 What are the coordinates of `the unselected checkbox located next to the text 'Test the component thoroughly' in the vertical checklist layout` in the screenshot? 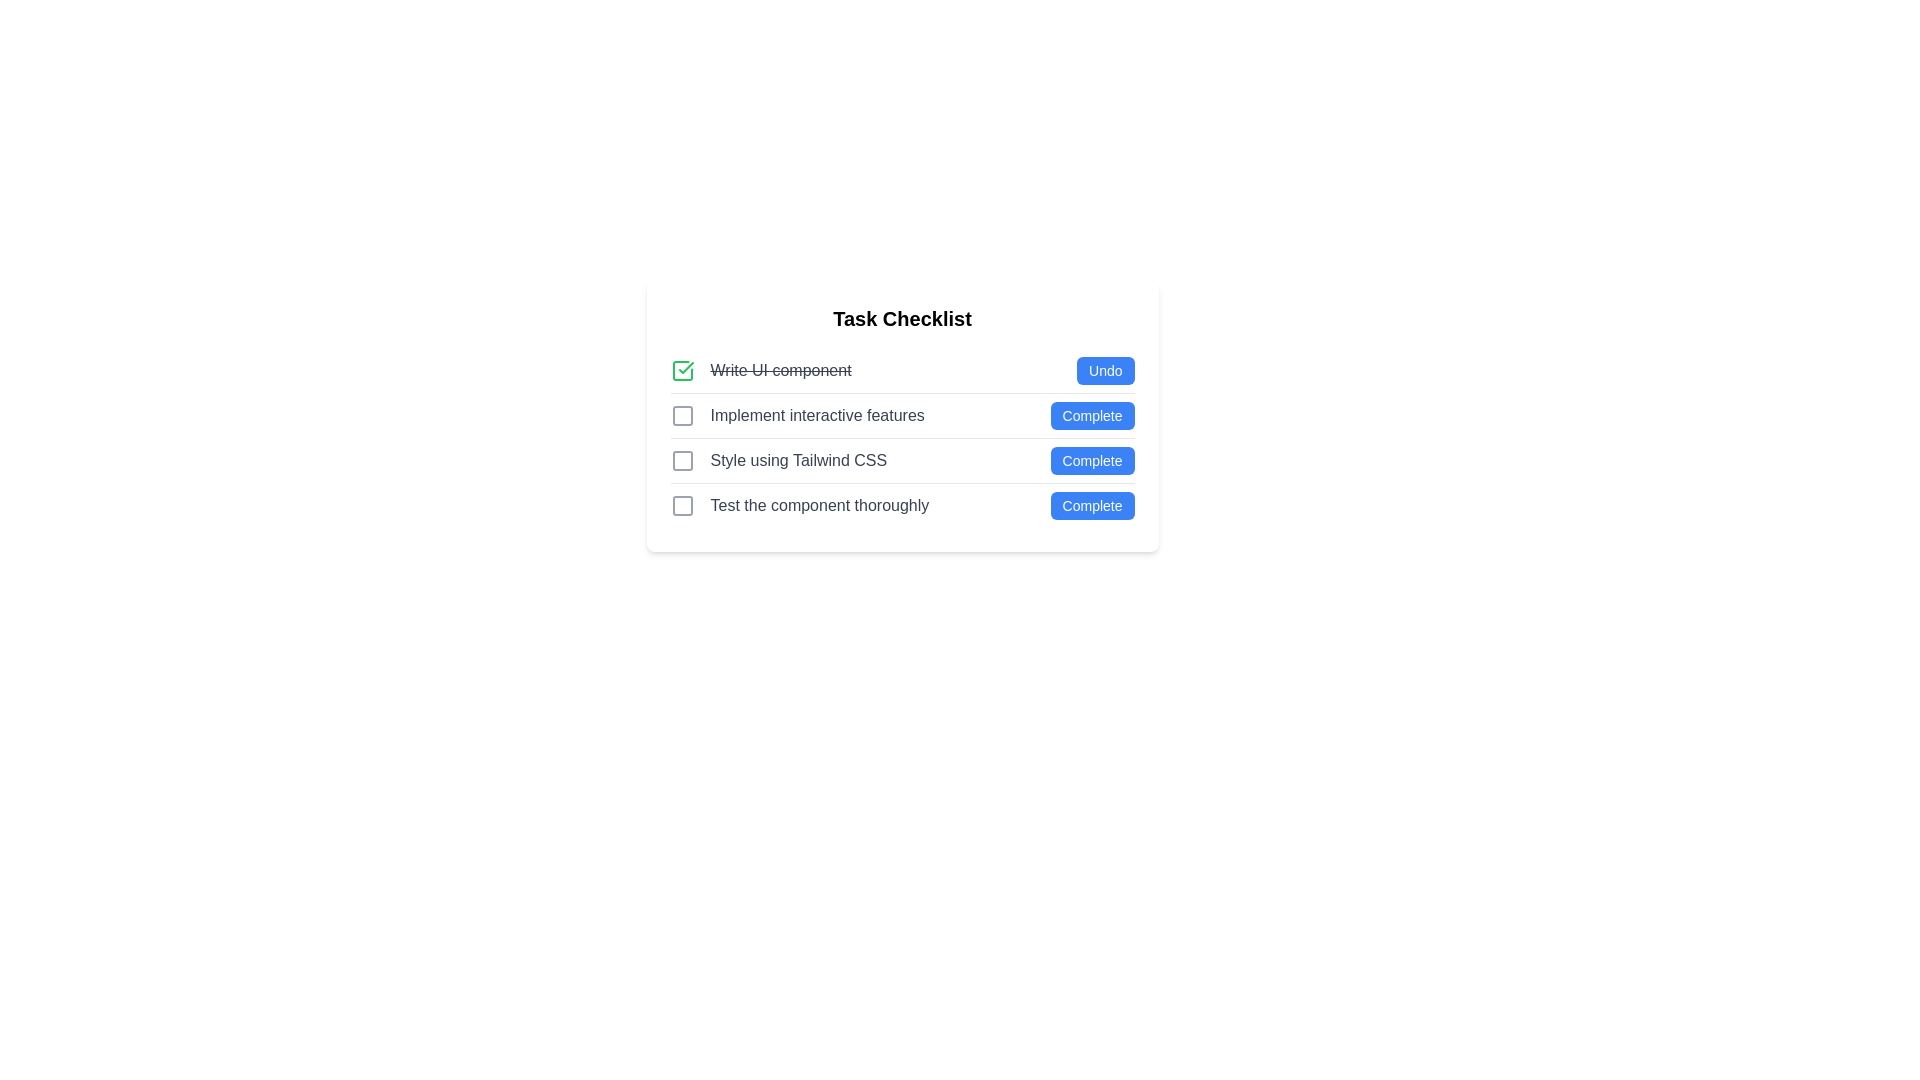 It's located at (682, 504).